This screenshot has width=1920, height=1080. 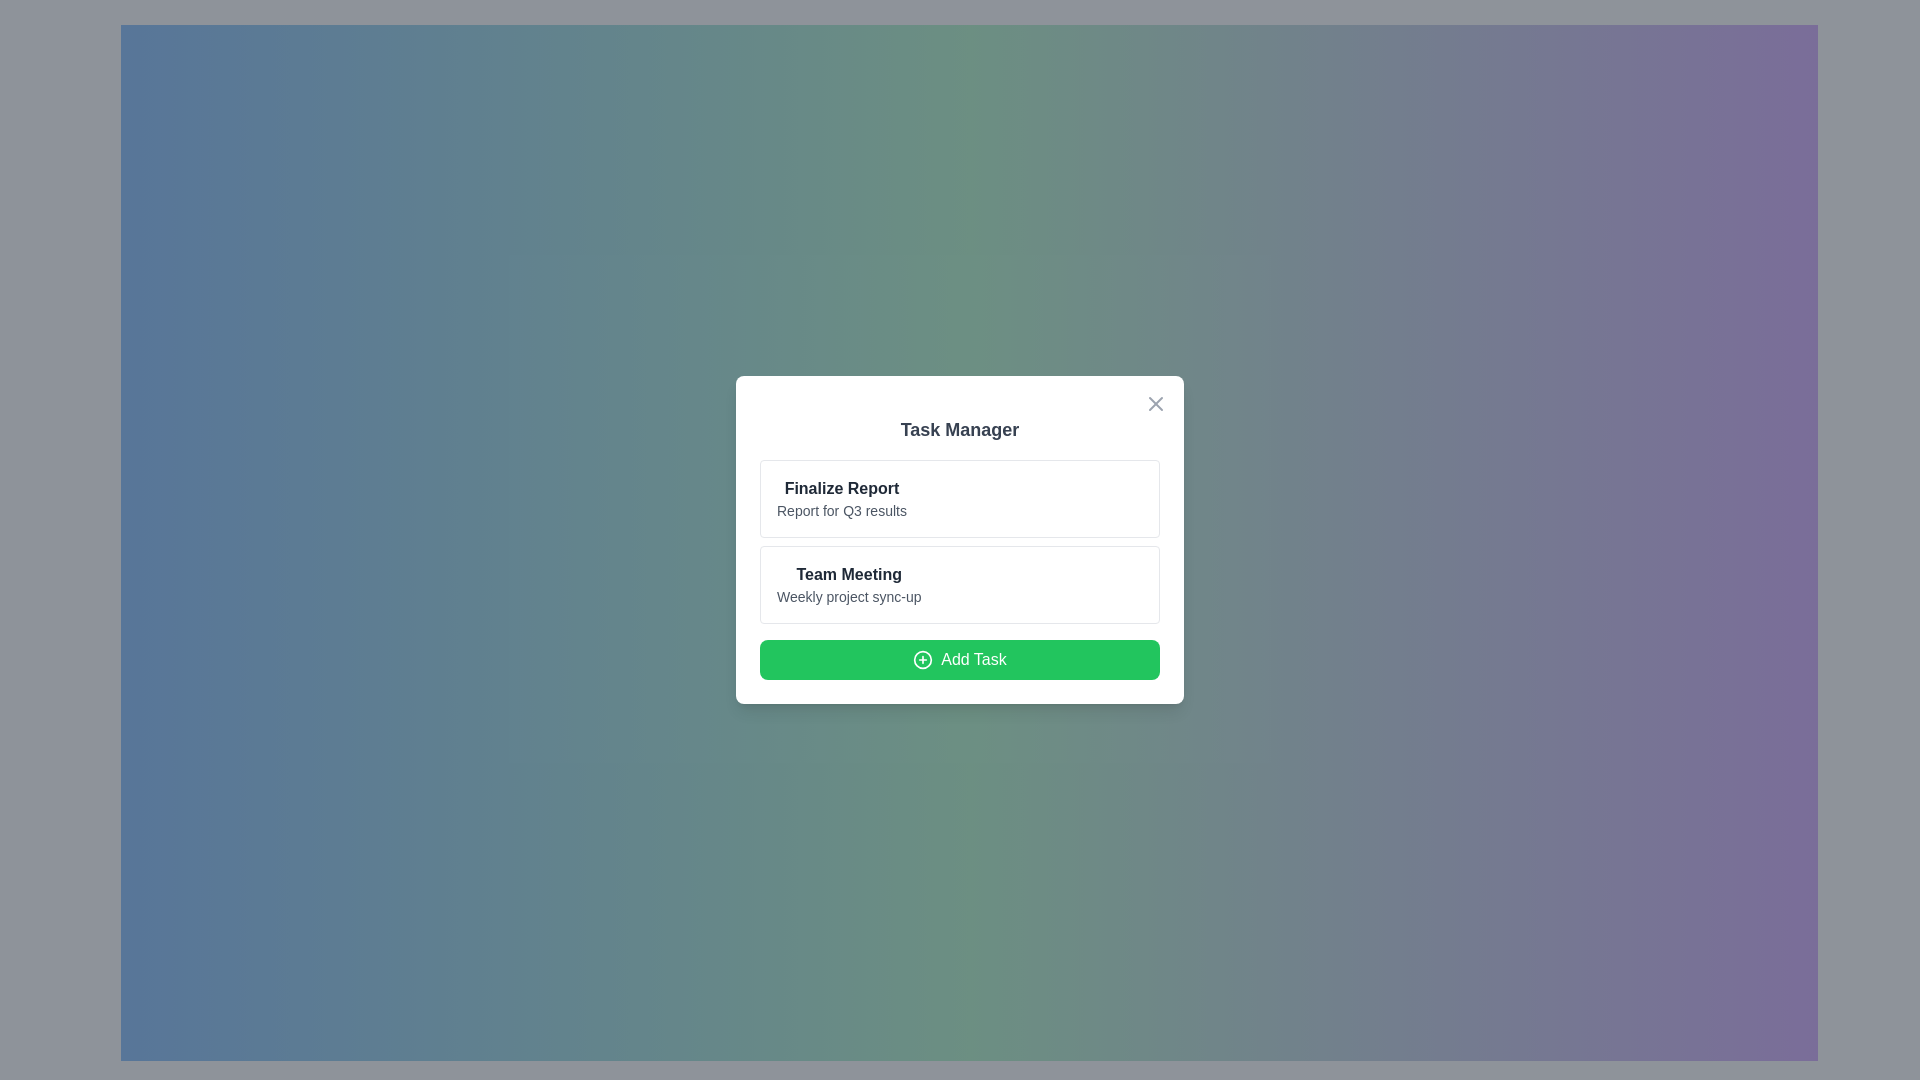 What do you see at coordinates (1156, 404) in the screenshot?
I see `the close button with an icon located at the top-right corner of the 'Task Manager' card layout` at bounding box center [1156, 404].